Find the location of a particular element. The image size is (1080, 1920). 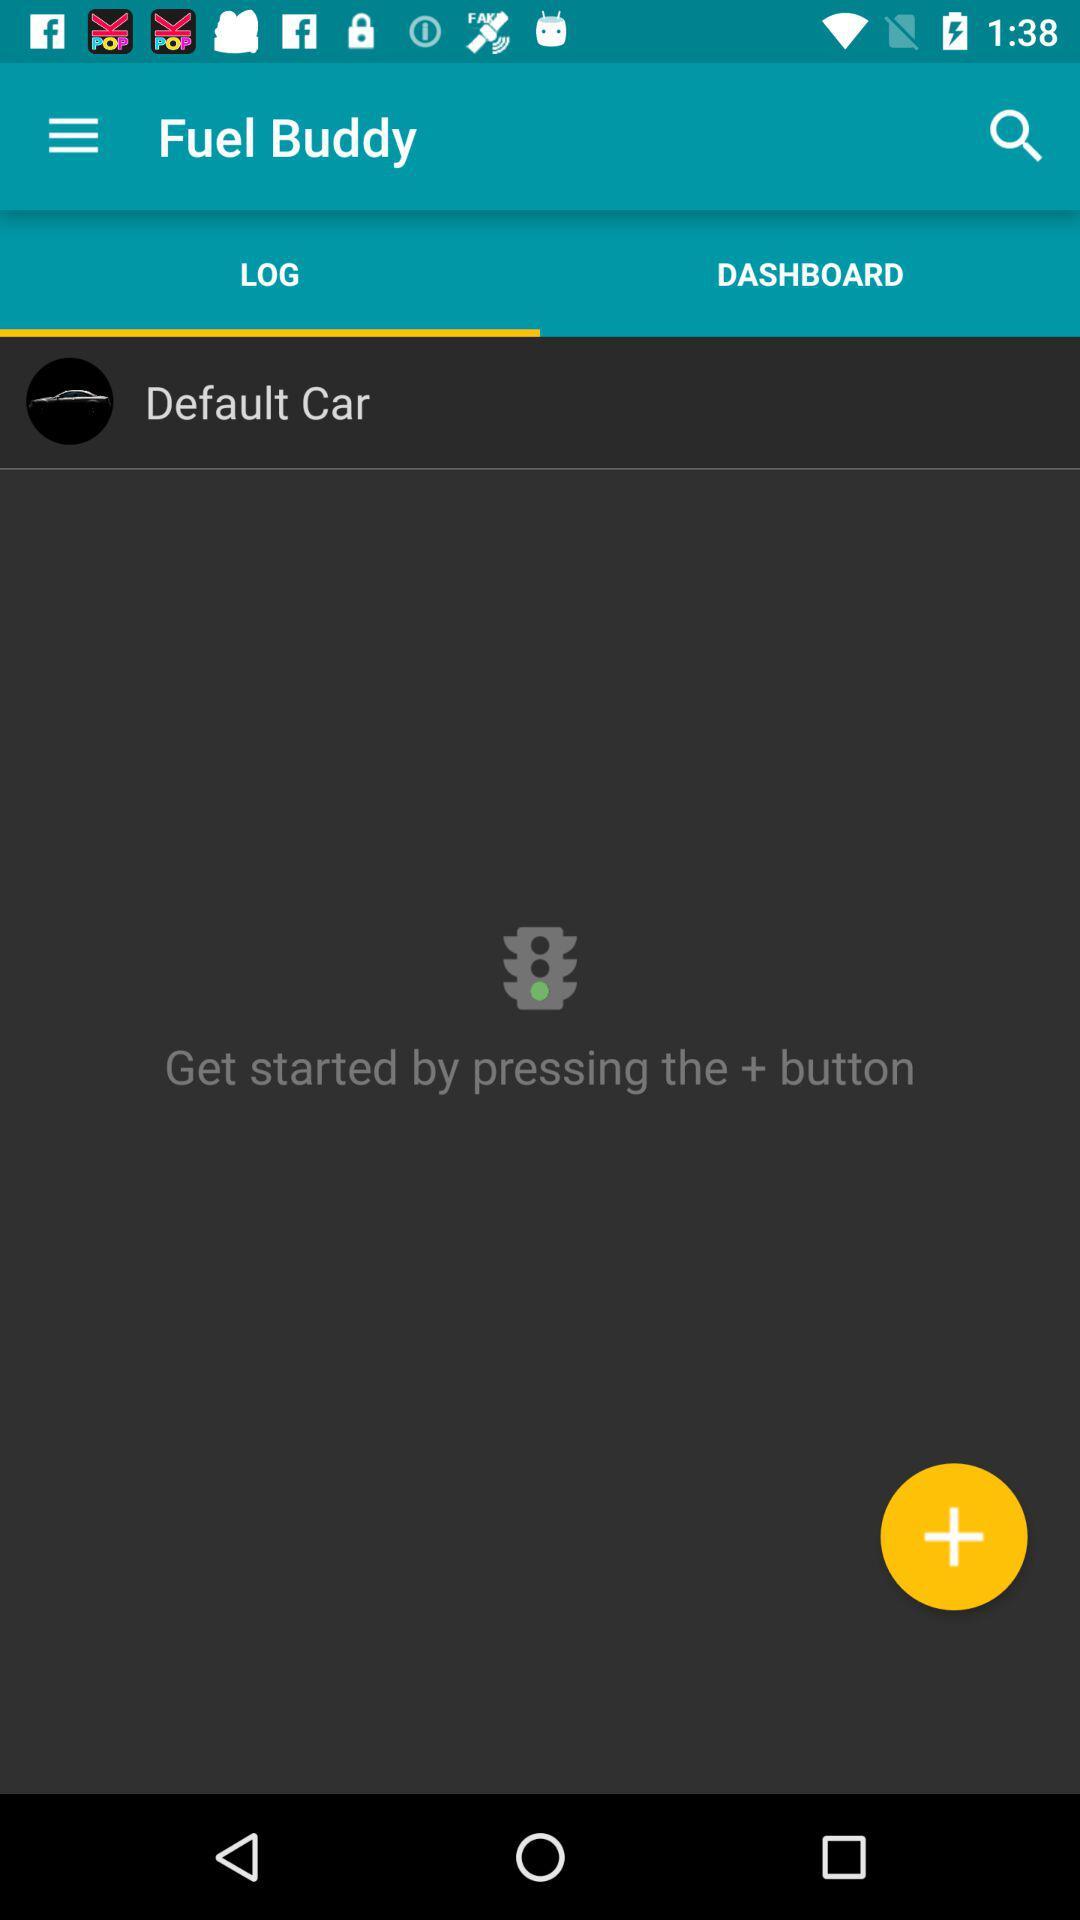

the log is located at coordinates (270, 272).